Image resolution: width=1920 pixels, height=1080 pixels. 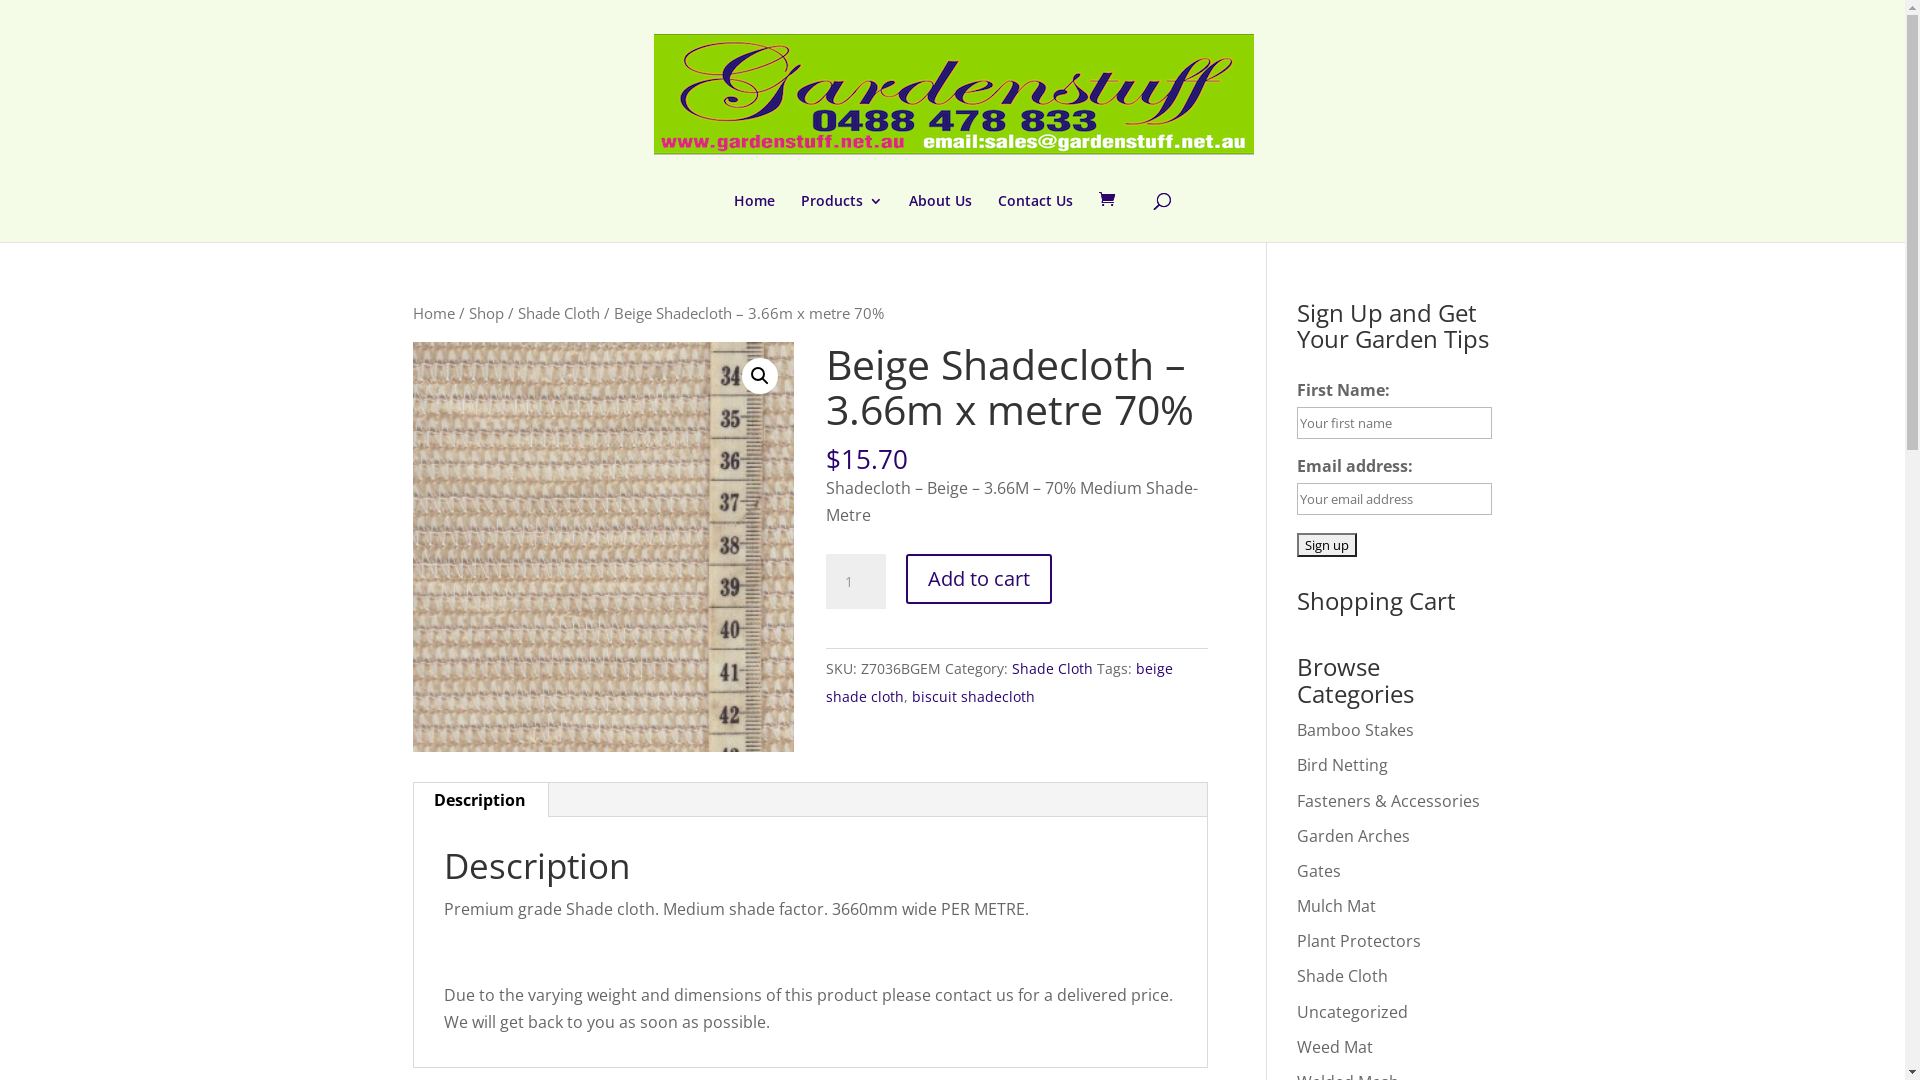 What do you see at coordinates (855, 582) in the screenshot?
I see `'Qty'` at bounding box center [855, 582].